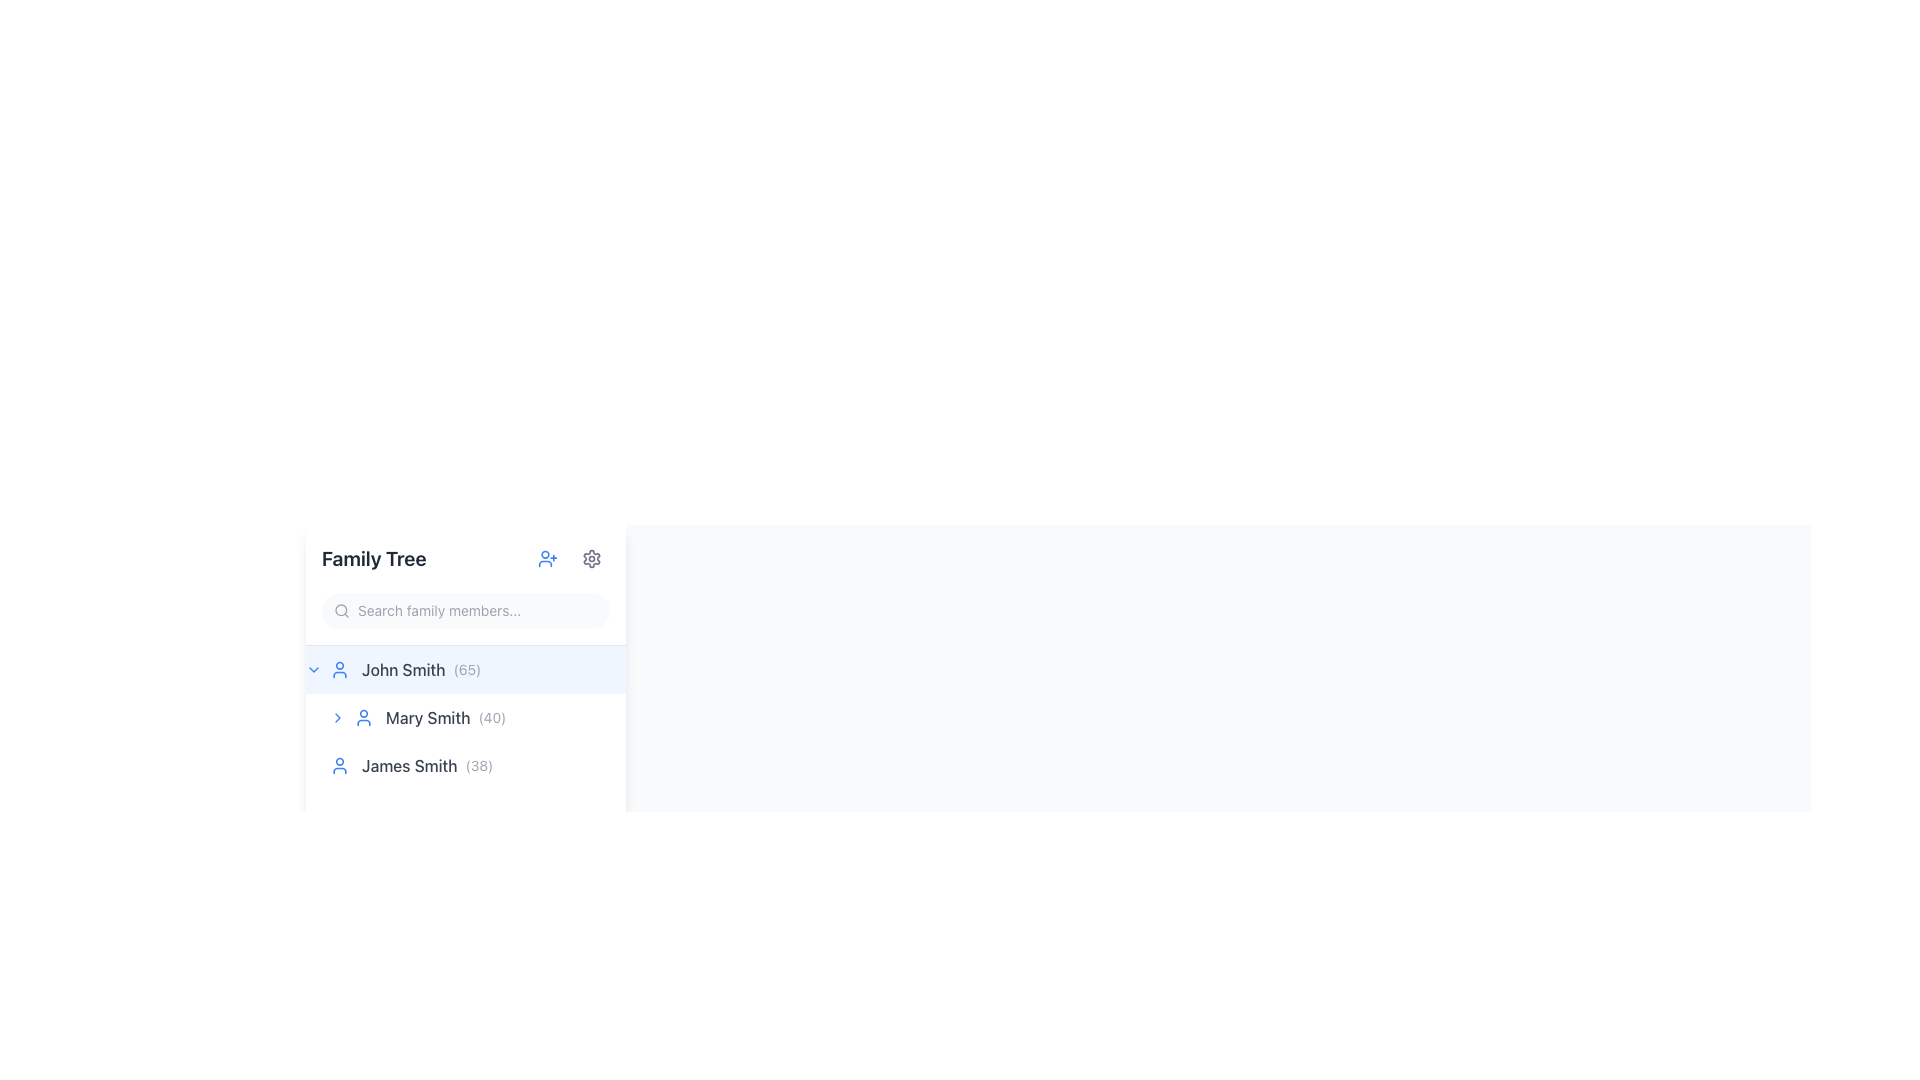  What do you see at coordinates (426, 716) in the screenshot?
I see `the Text label displaying 'Mary Smith', which is styled with a gray font and positioned inline with the text '(40)' and a user silhouette icon` at bounding box center [426, 716].